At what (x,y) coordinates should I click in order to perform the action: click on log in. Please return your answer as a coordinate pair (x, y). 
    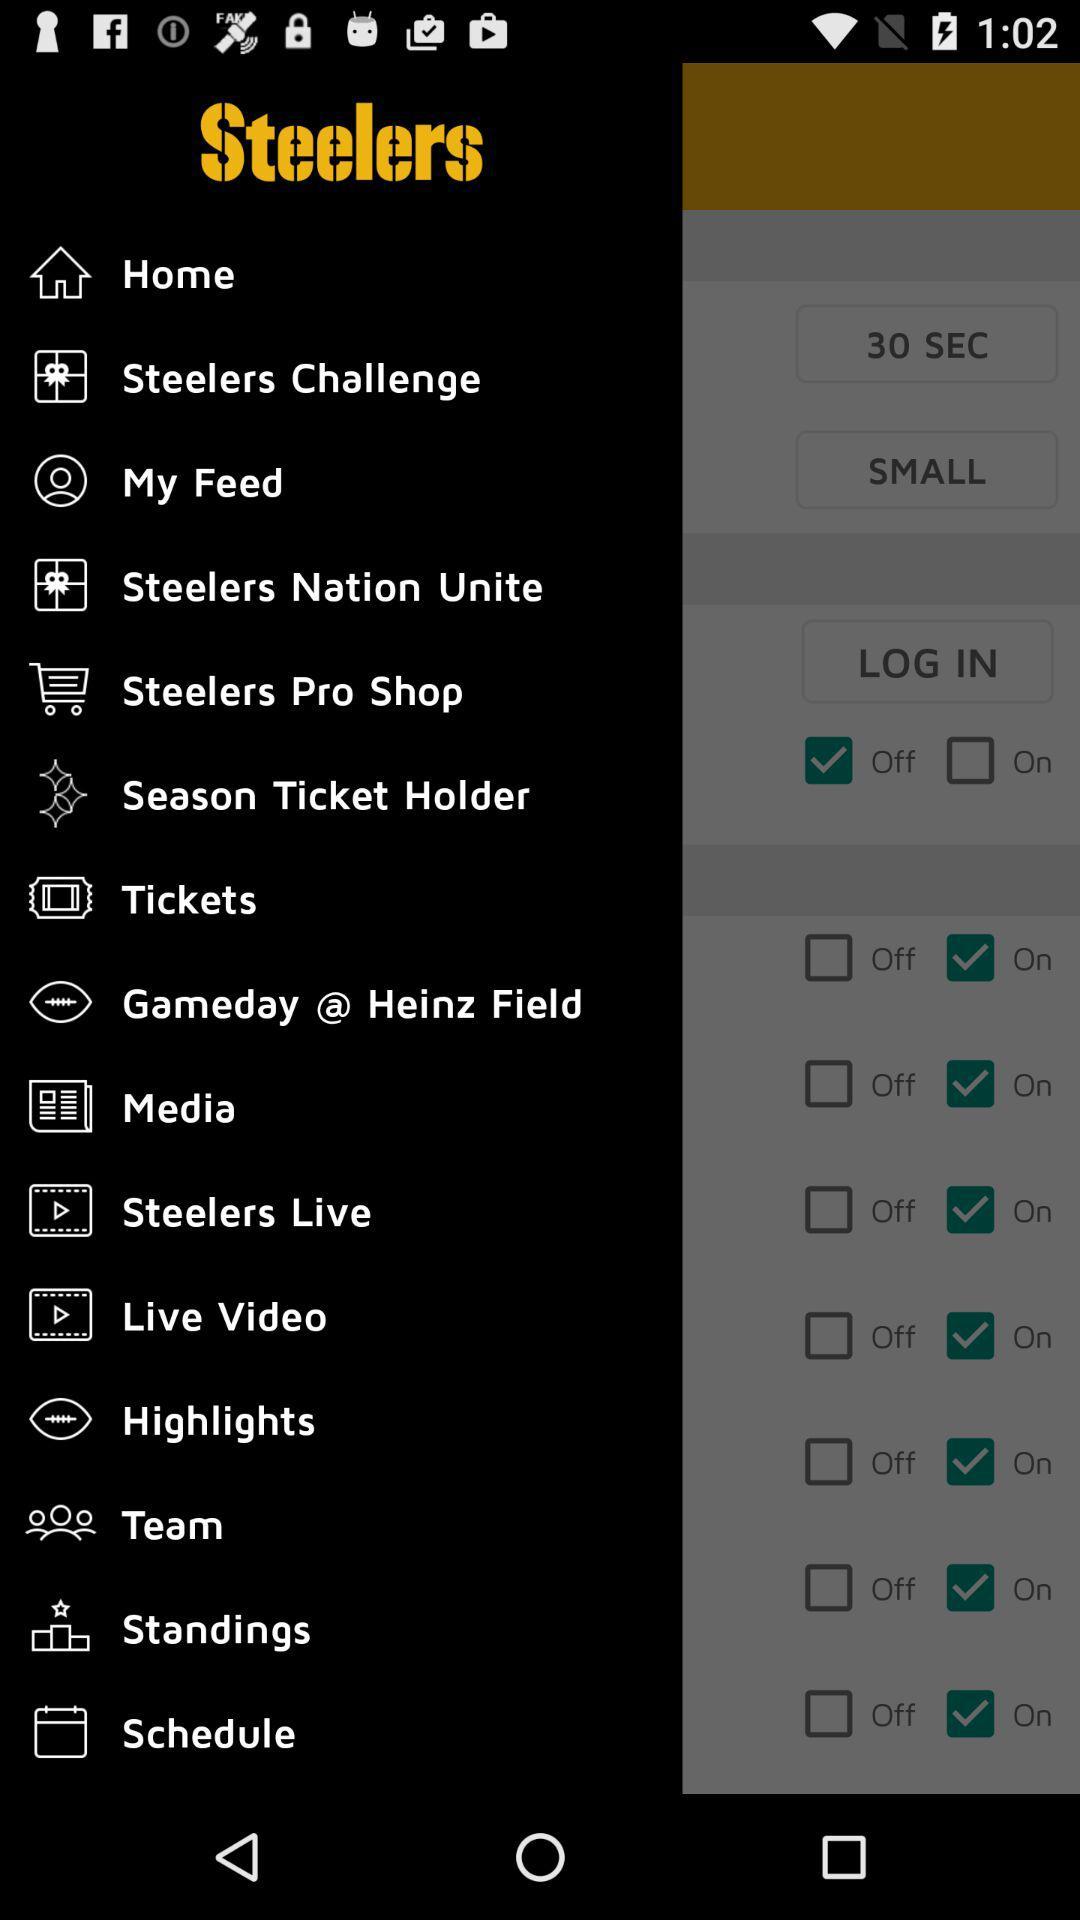
    Looking at the image, I should click on (928, 662).